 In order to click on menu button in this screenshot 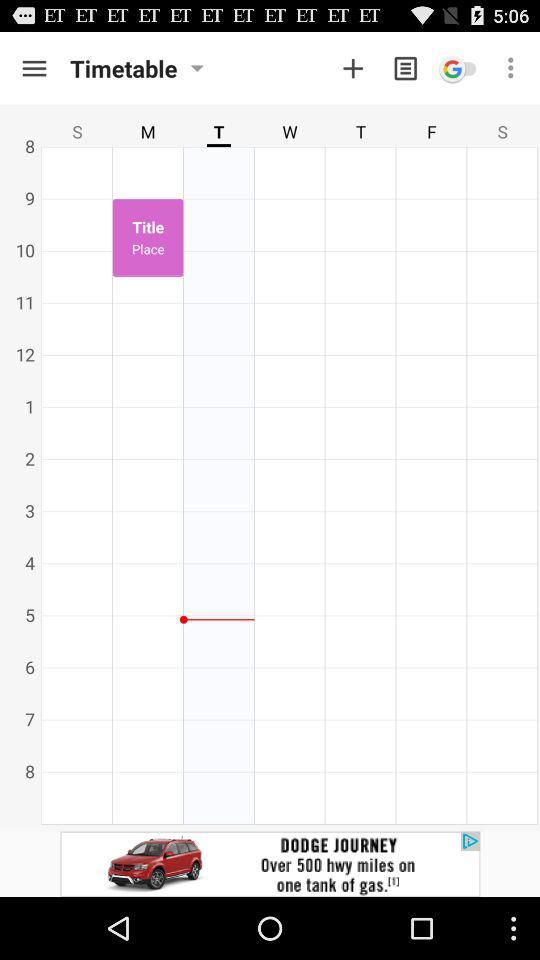, I will do `click(33, 68)`.